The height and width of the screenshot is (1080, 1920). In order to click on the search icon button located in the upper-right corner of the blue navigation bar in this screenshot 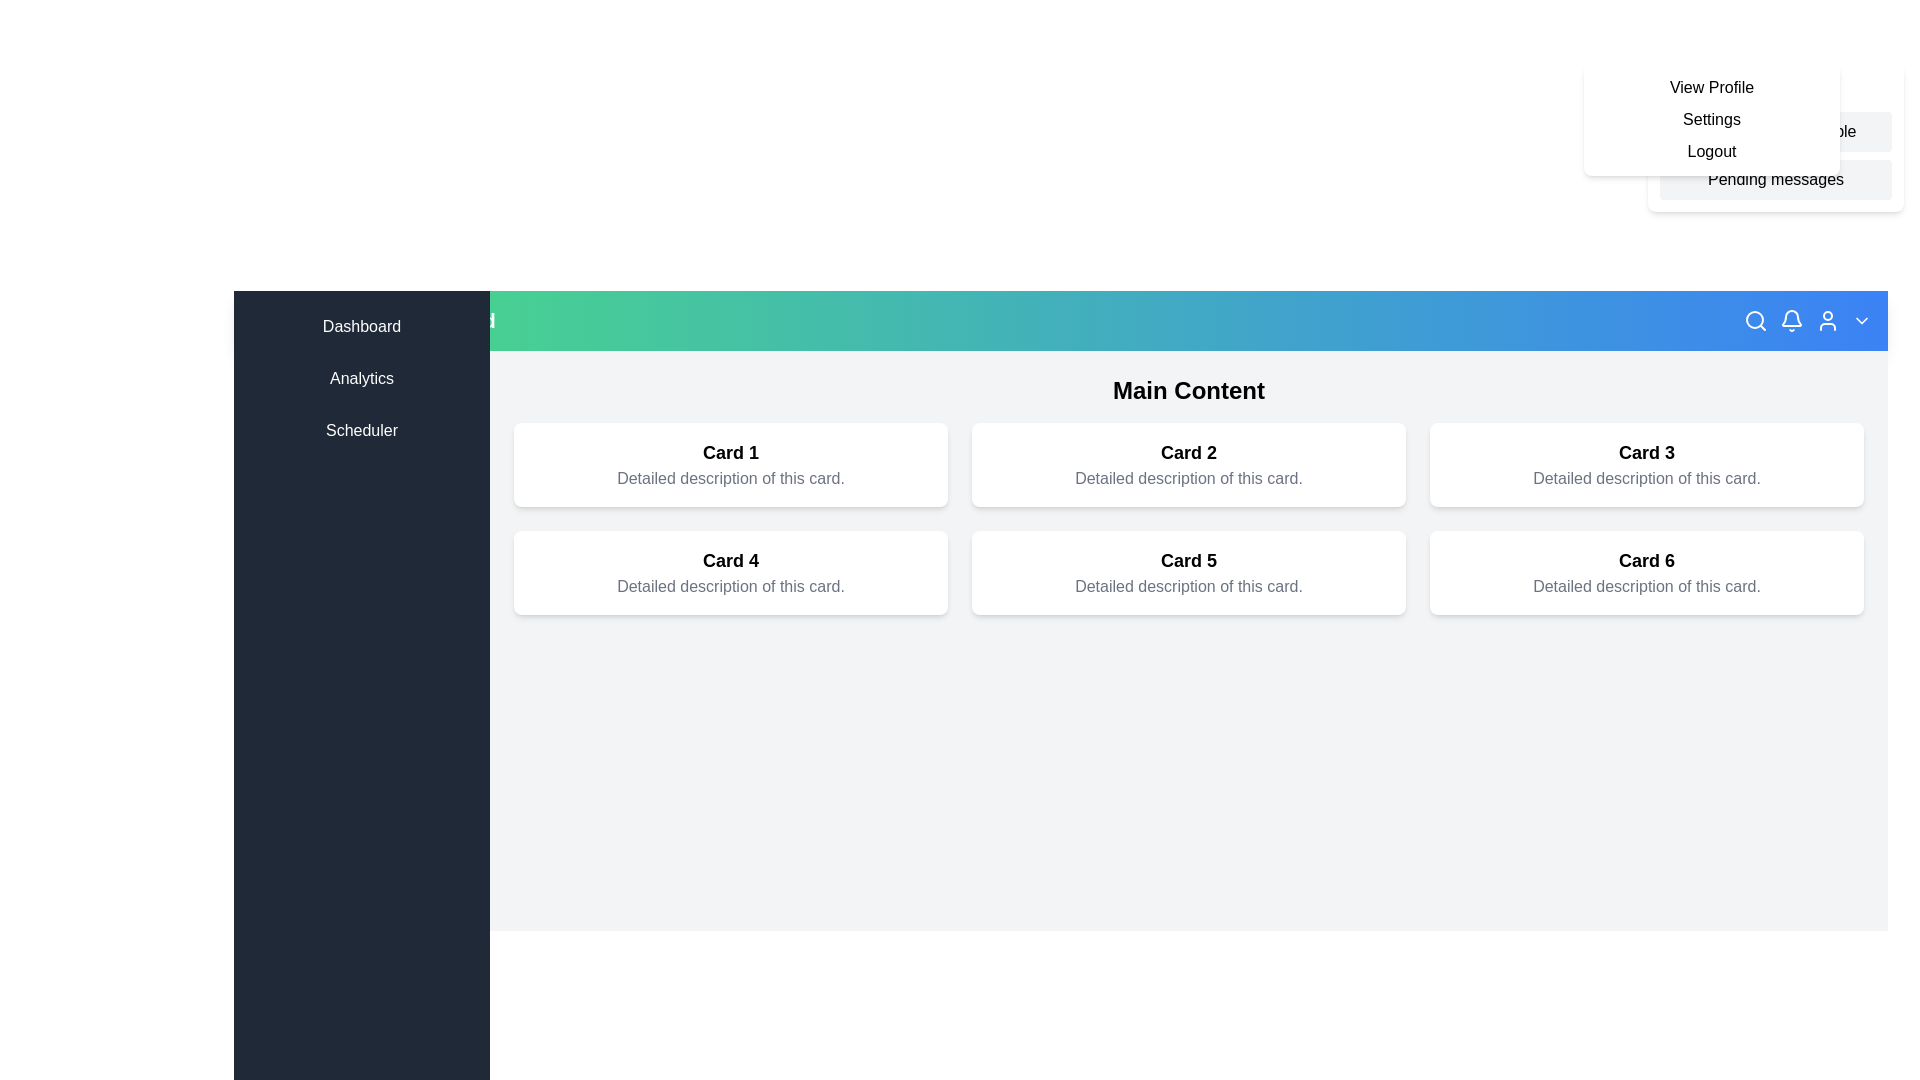, I will do `click(1755, 319)`.